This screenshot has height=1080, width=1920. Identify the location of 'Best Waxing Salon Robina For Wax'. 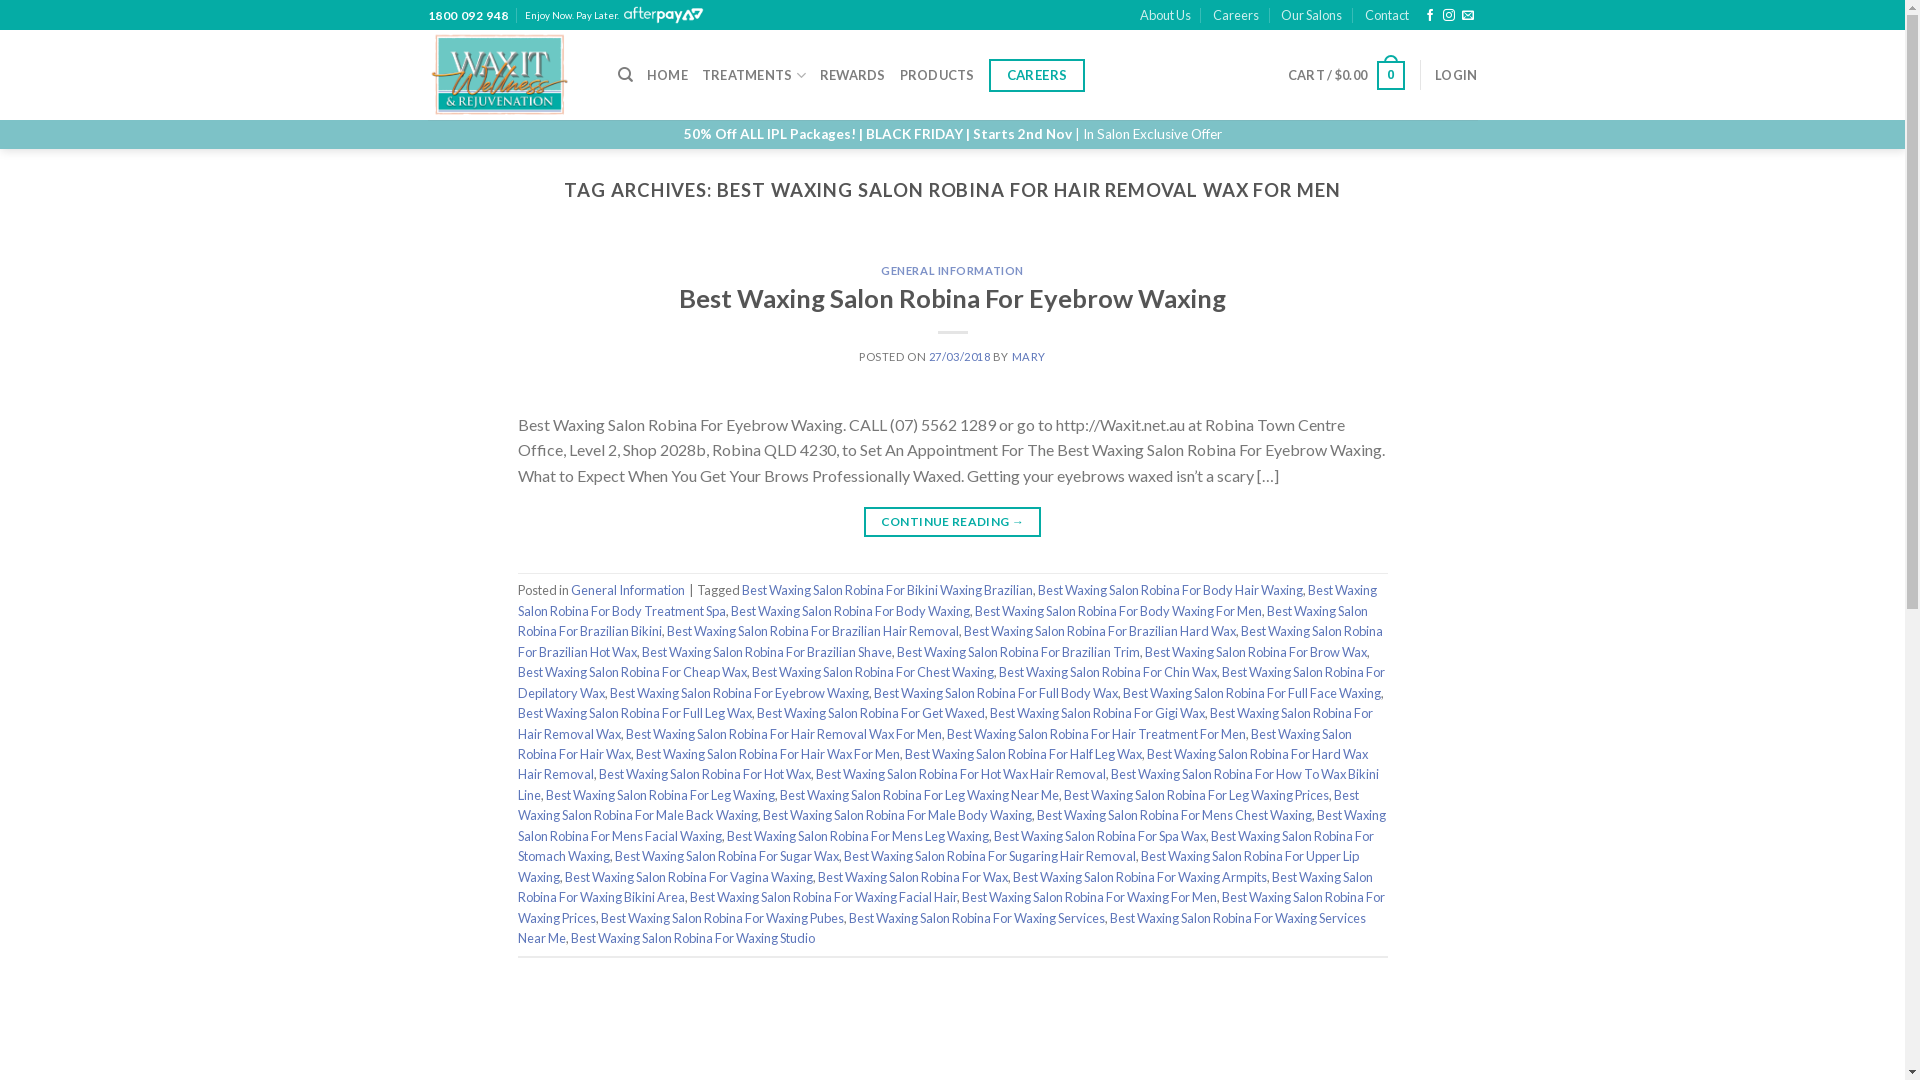
(911, 875).